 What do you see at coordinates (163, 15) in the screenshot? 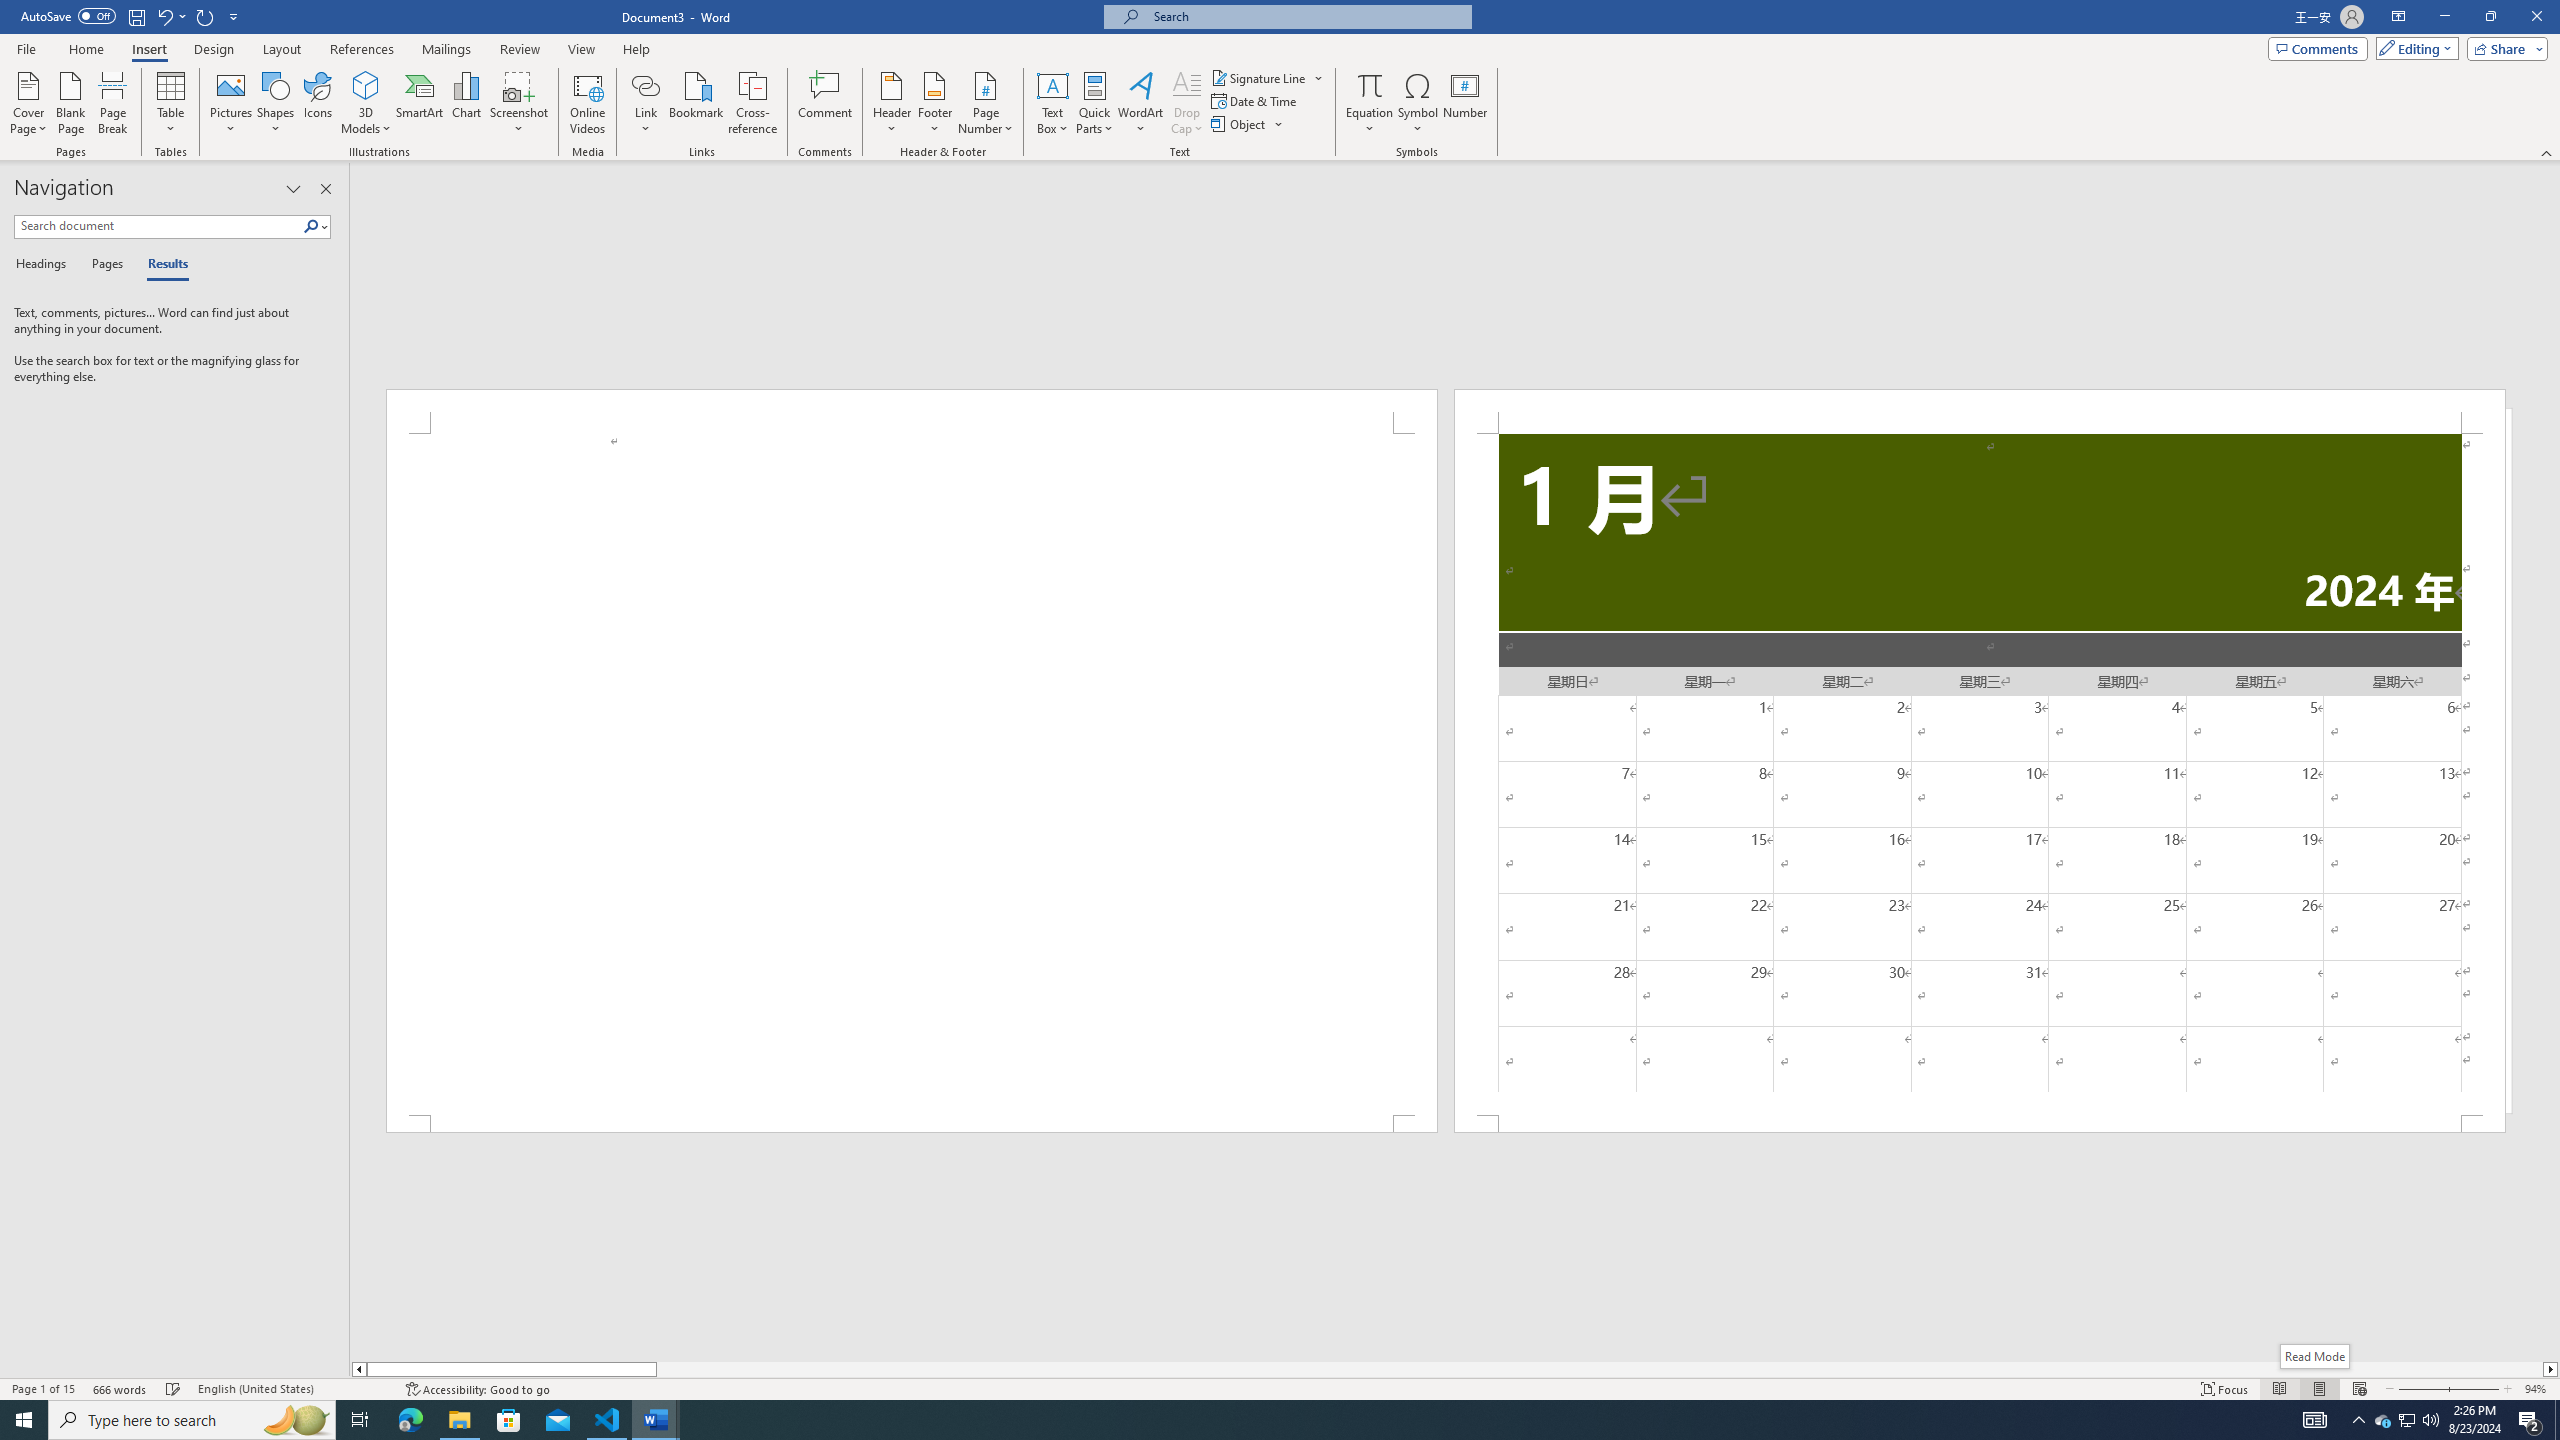
I see `'Undo New Page'` at bounding box center [163, 15].